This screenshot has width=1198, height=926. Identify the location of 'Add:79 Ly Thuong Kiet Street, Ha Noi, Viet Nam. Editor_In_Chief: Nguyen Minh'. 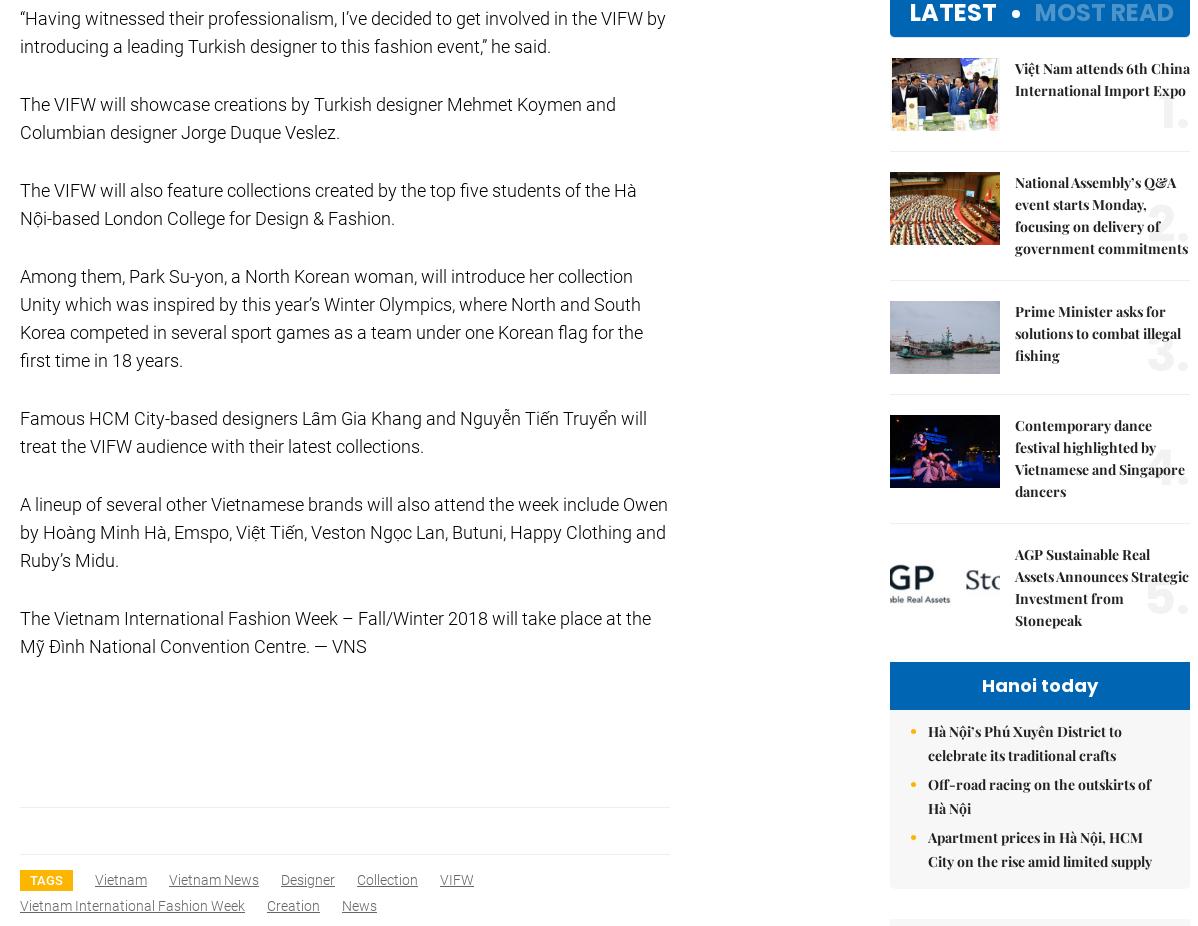
(264, 110).